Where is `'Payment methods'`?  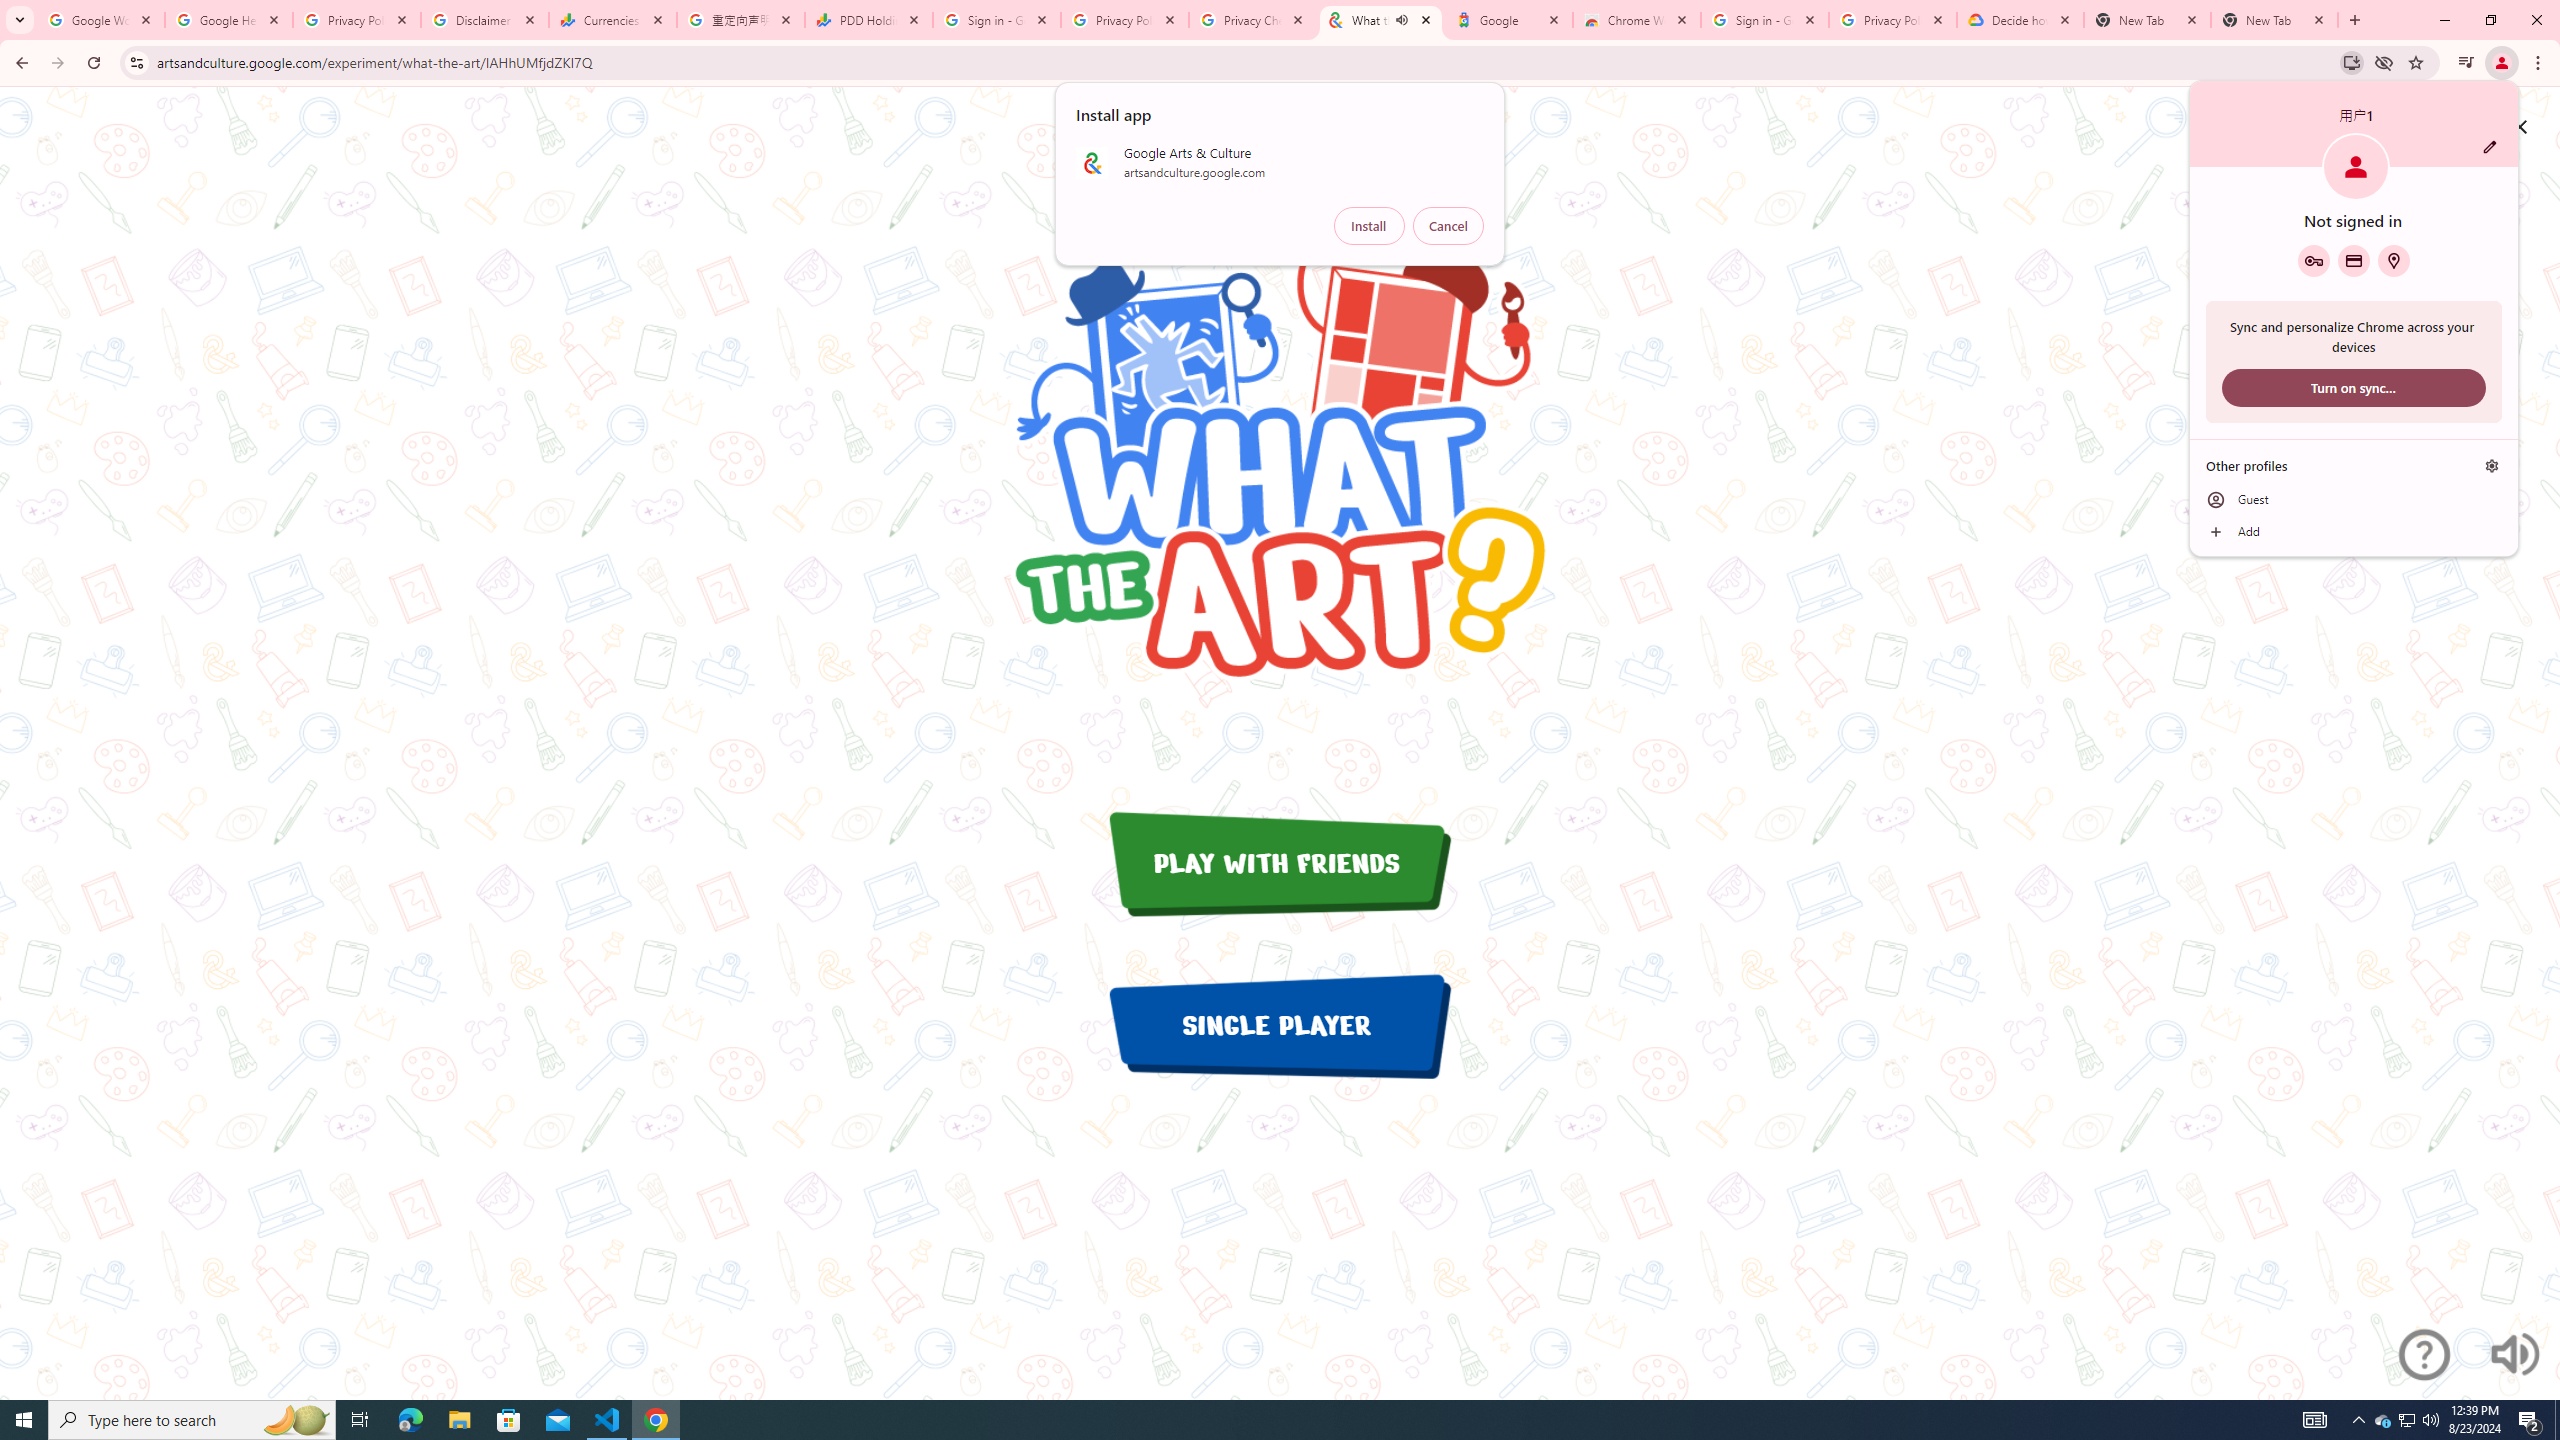 'Payment methods' is located at coordinates (2352, 260).